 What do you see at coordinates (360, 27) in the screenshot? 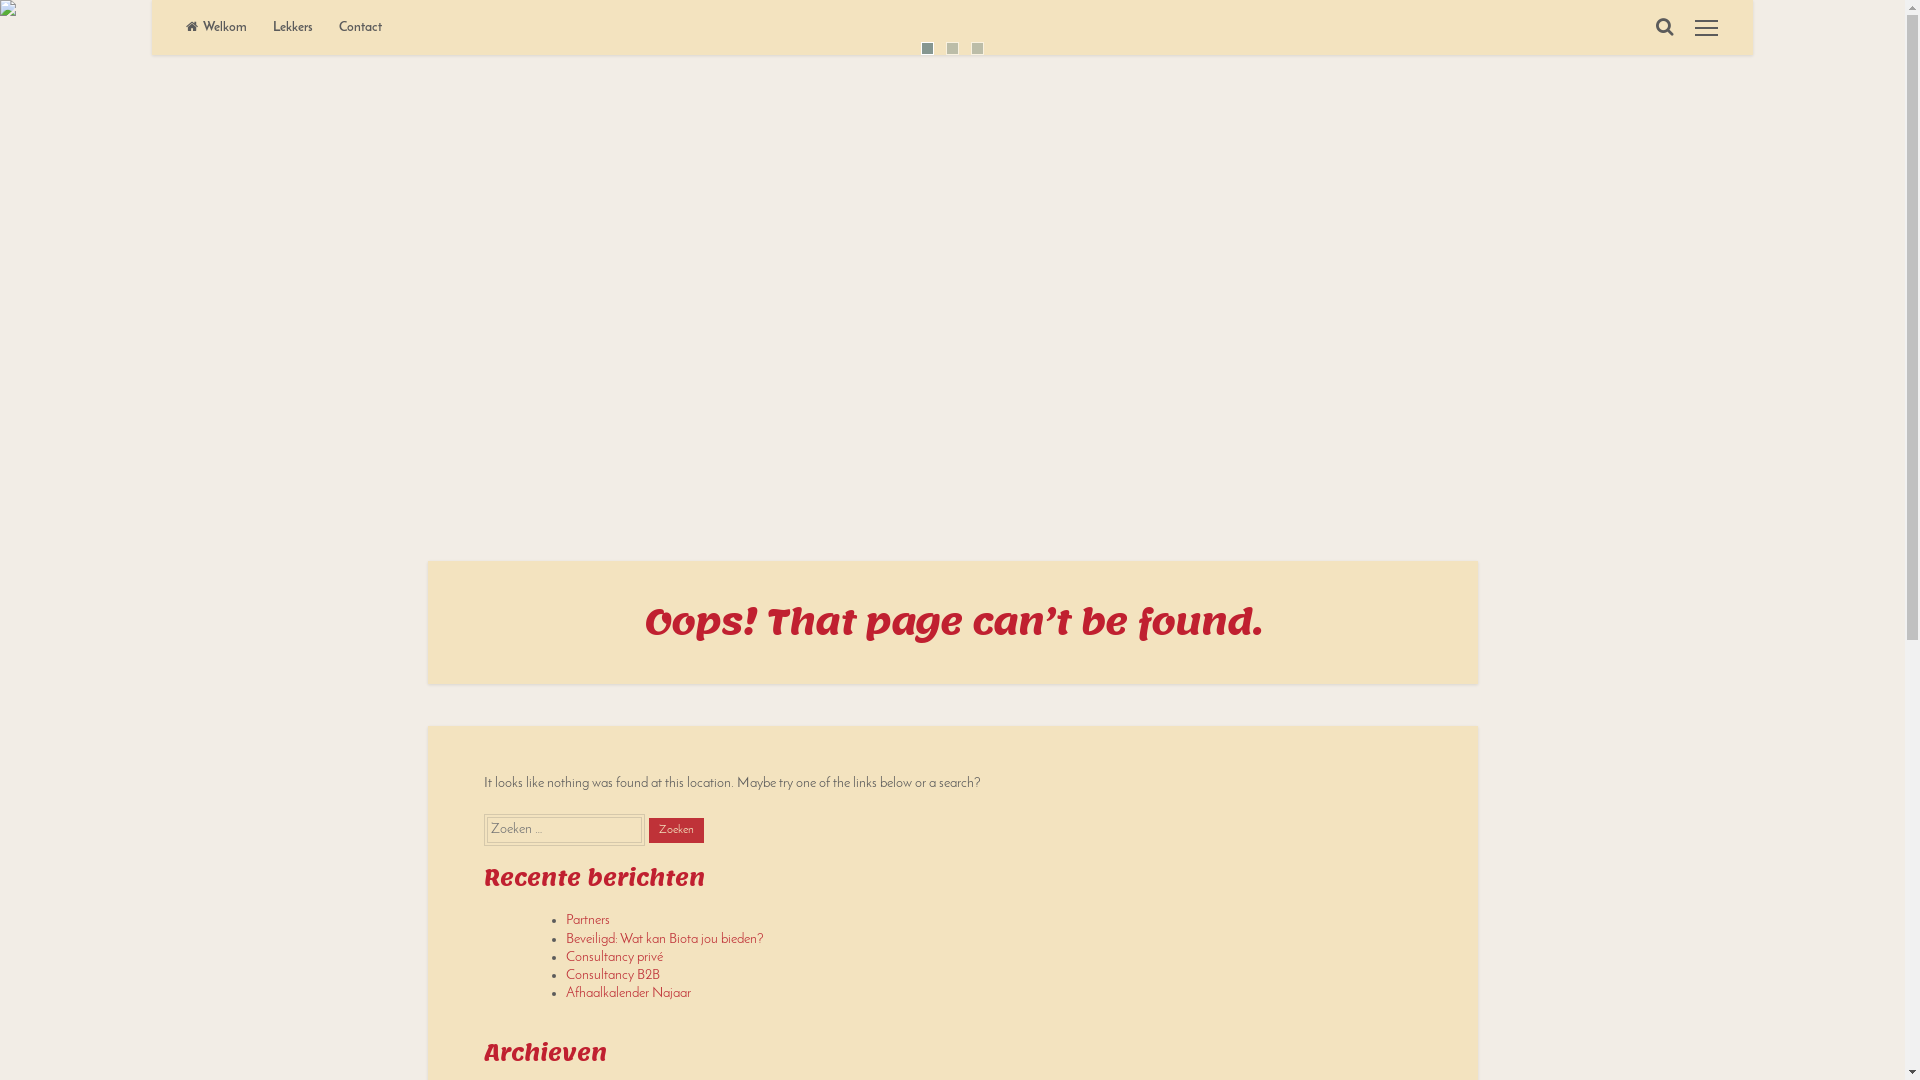
I see `'Contact'` at bounding box center [360, 27].